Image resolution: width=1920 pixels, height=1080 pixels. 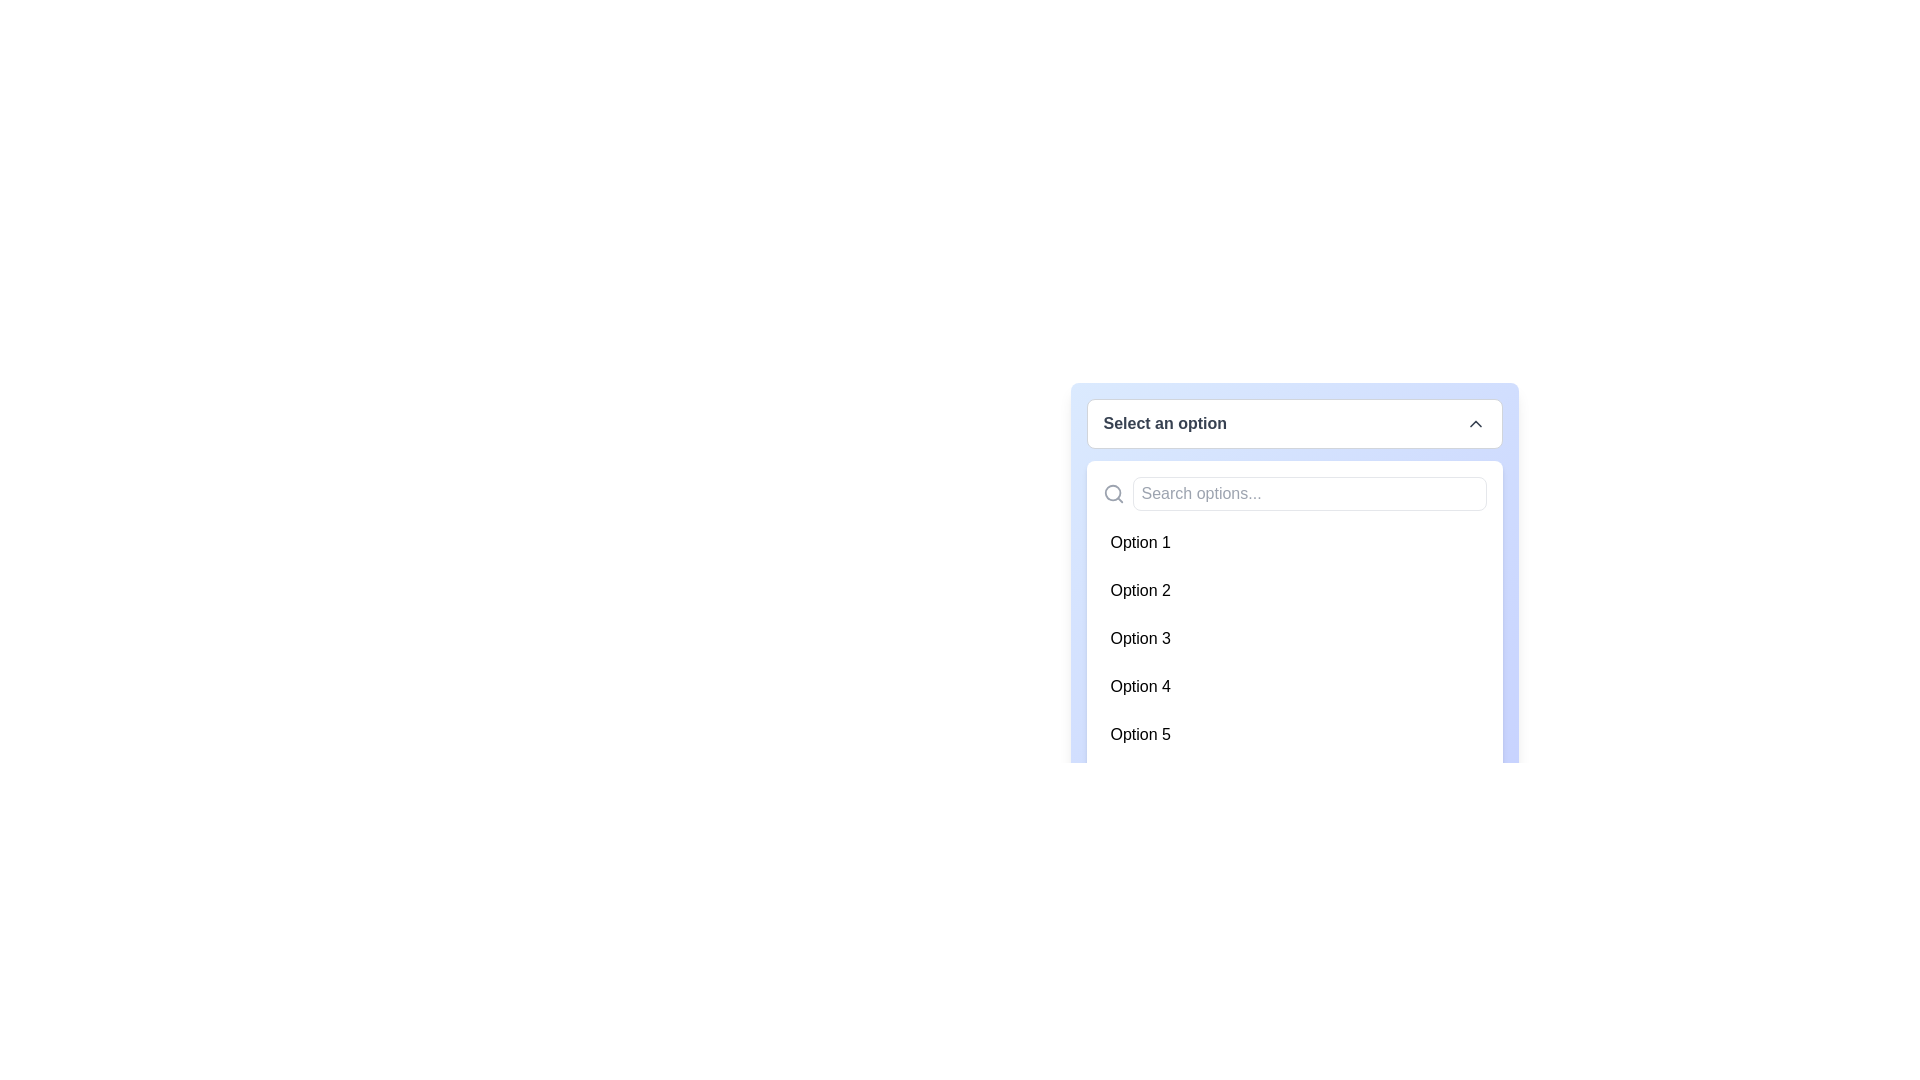 What do you see at coordinates (1140, 735) in the screenshot?
I see `the fifth selectable option in the dropdown menu` at bounding box center [1140, 735].